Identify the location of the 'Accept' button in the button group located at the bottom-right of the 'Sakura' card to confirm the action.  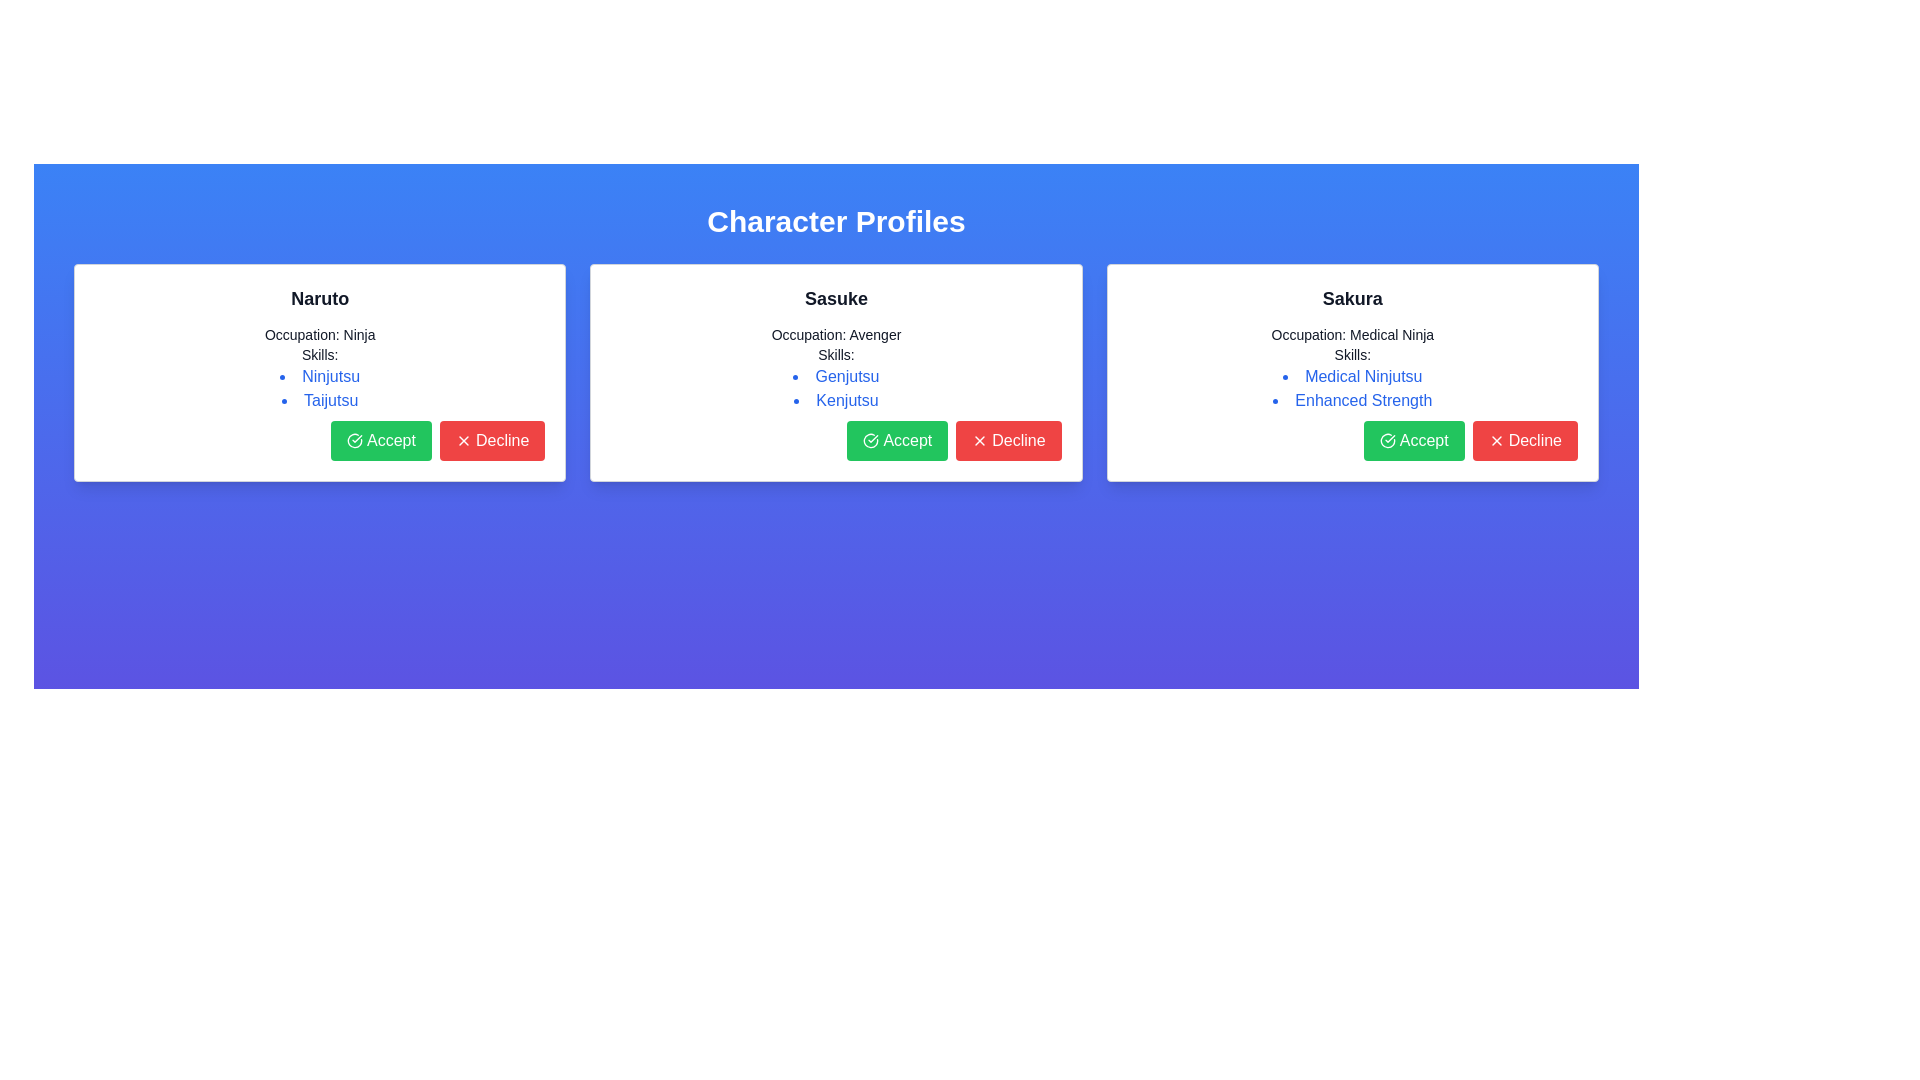
(1352, 439).